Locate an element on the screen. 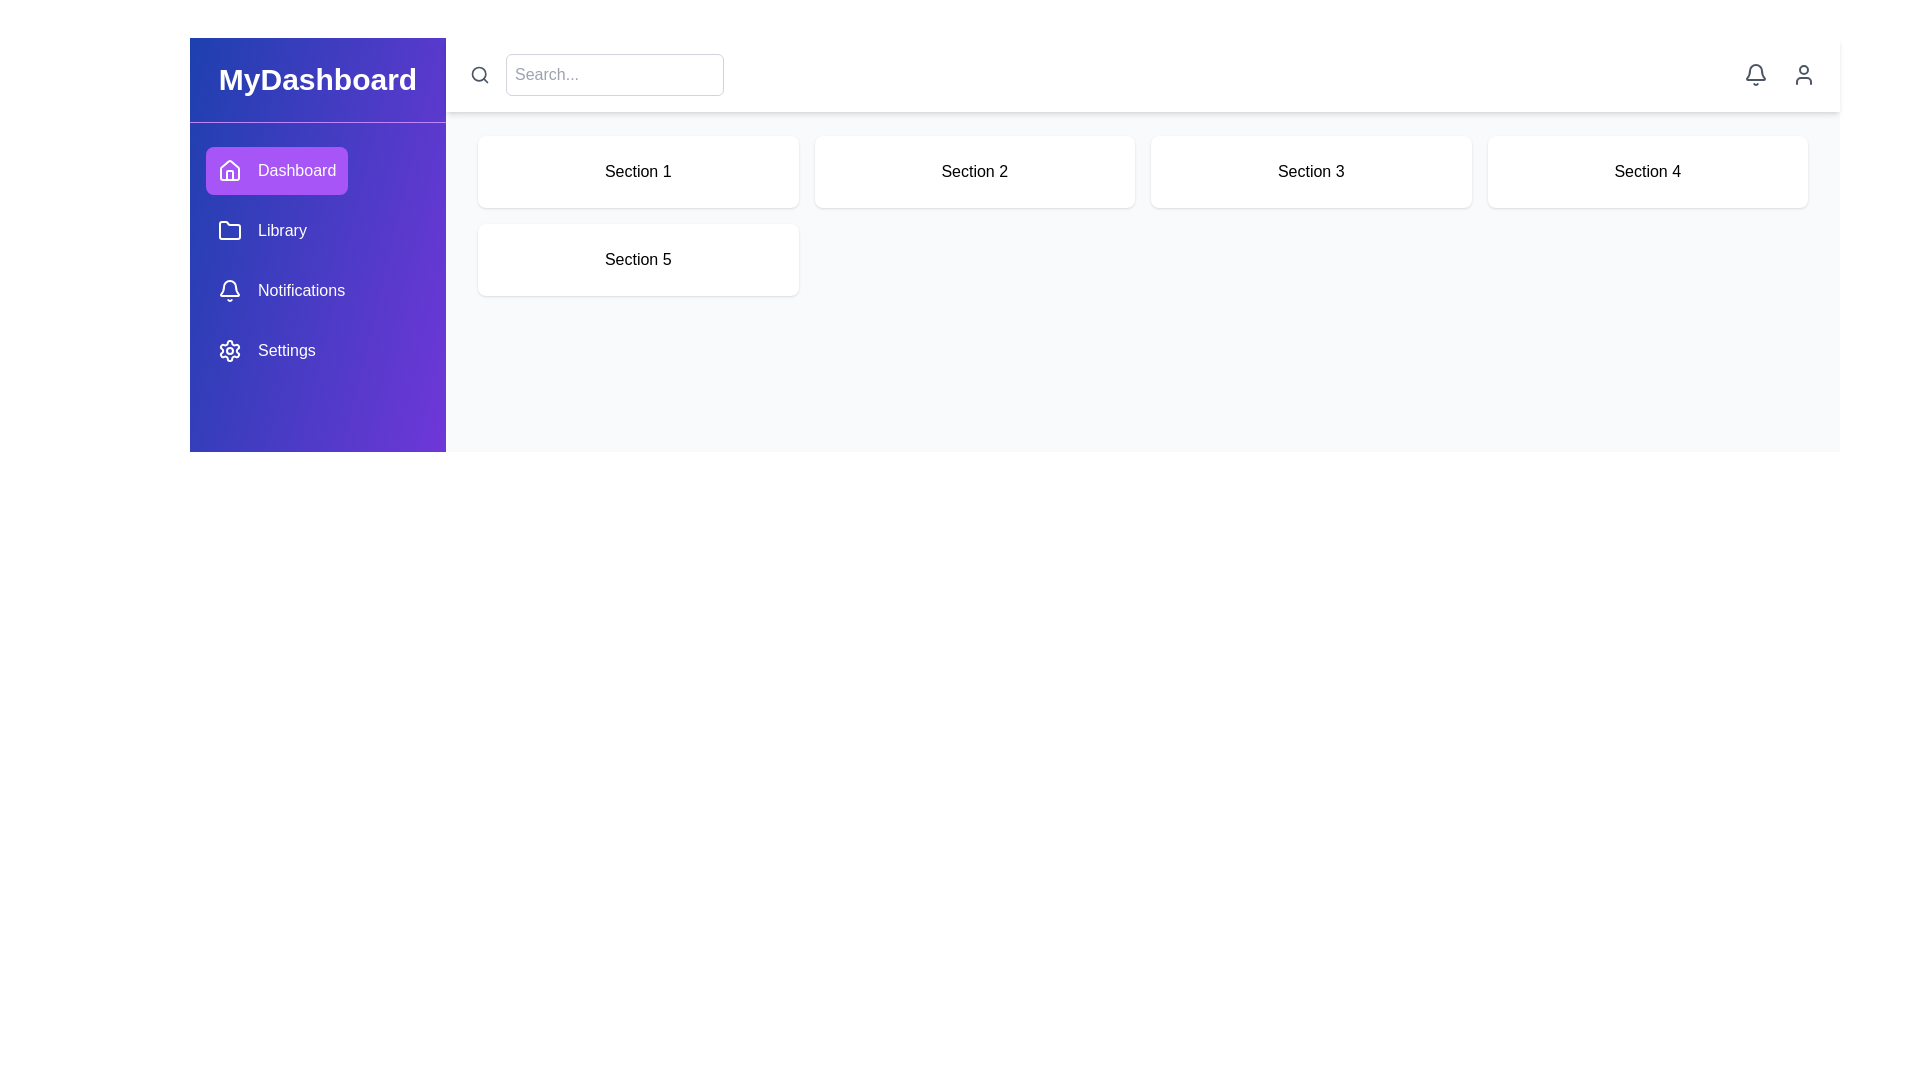 This screenshot has height=1080, width=1920. the 'Section 2' button component via keyboard navigation is located at coordinates (974, 171).